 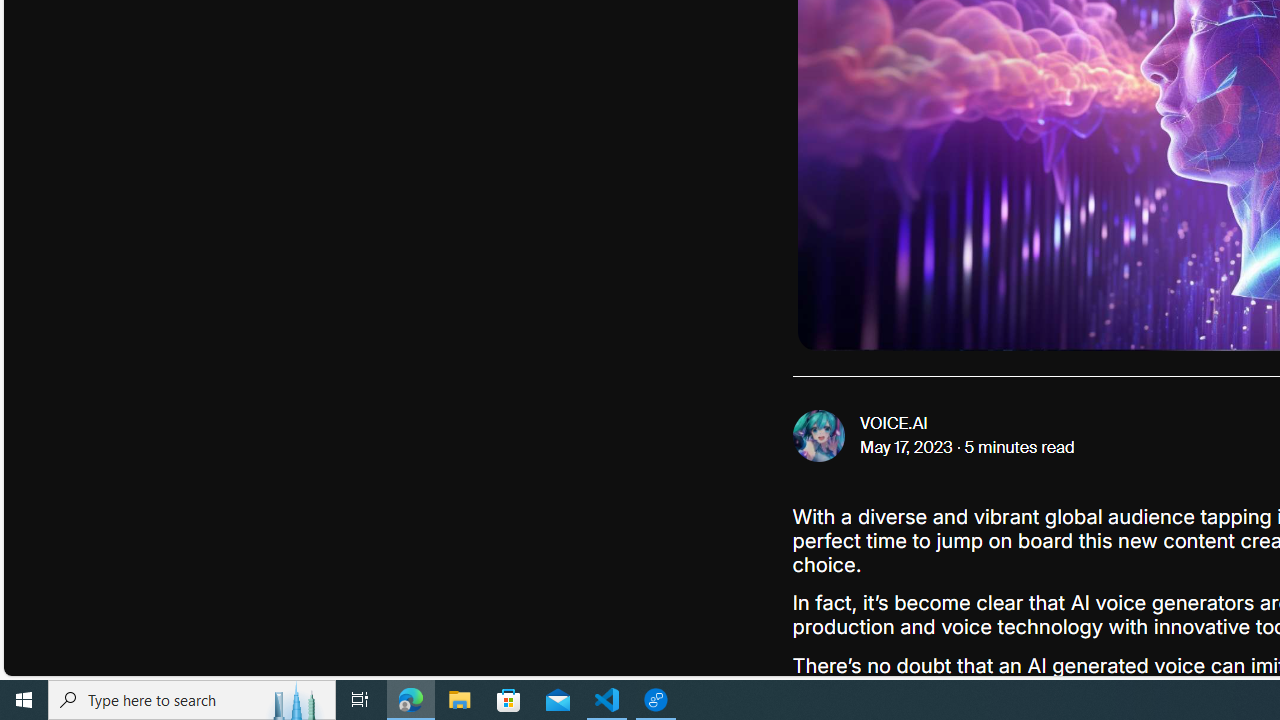 What do you see at coordinates (1019, 447) in the screenshot?
I see `'5 minutes read'` at bounding box center [1019, 447].